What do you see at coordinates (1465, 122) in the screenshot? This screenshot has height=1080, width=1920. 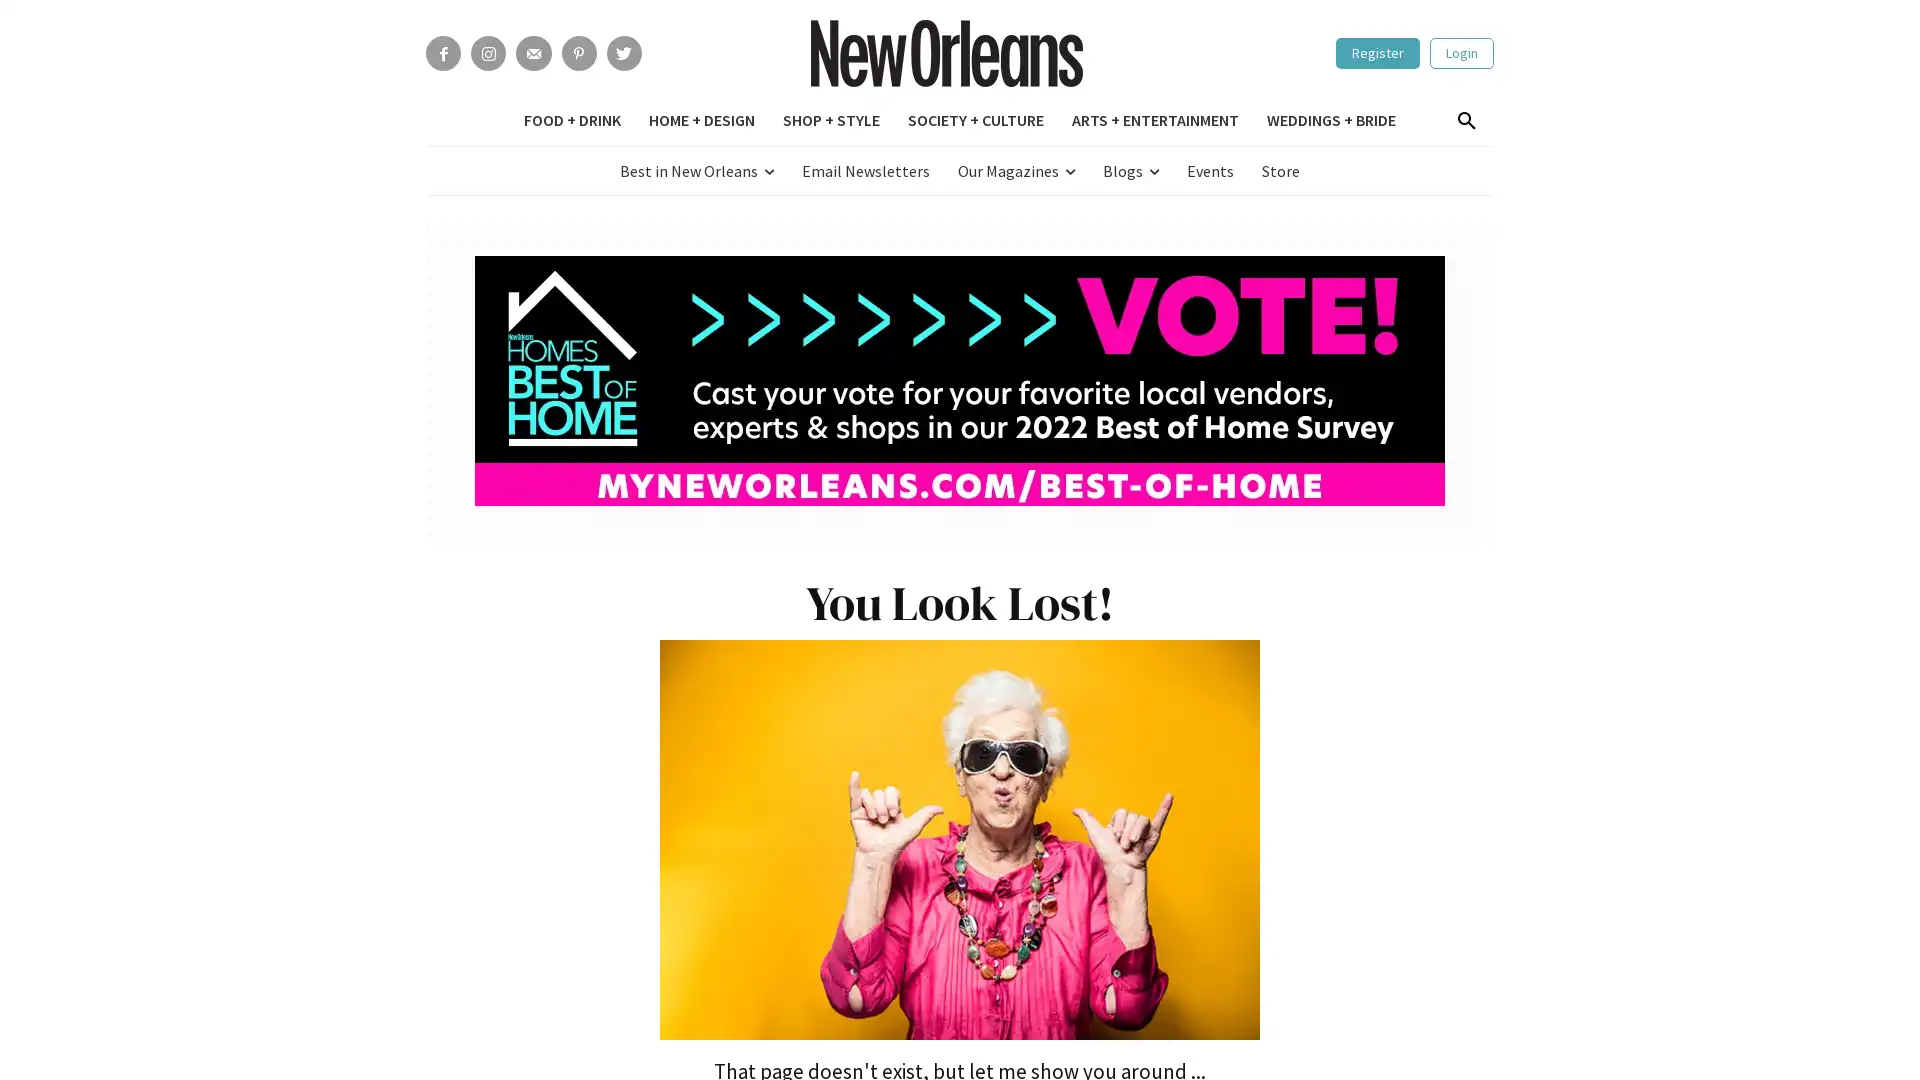 I see `Search` at bounding box center [1465, 122].